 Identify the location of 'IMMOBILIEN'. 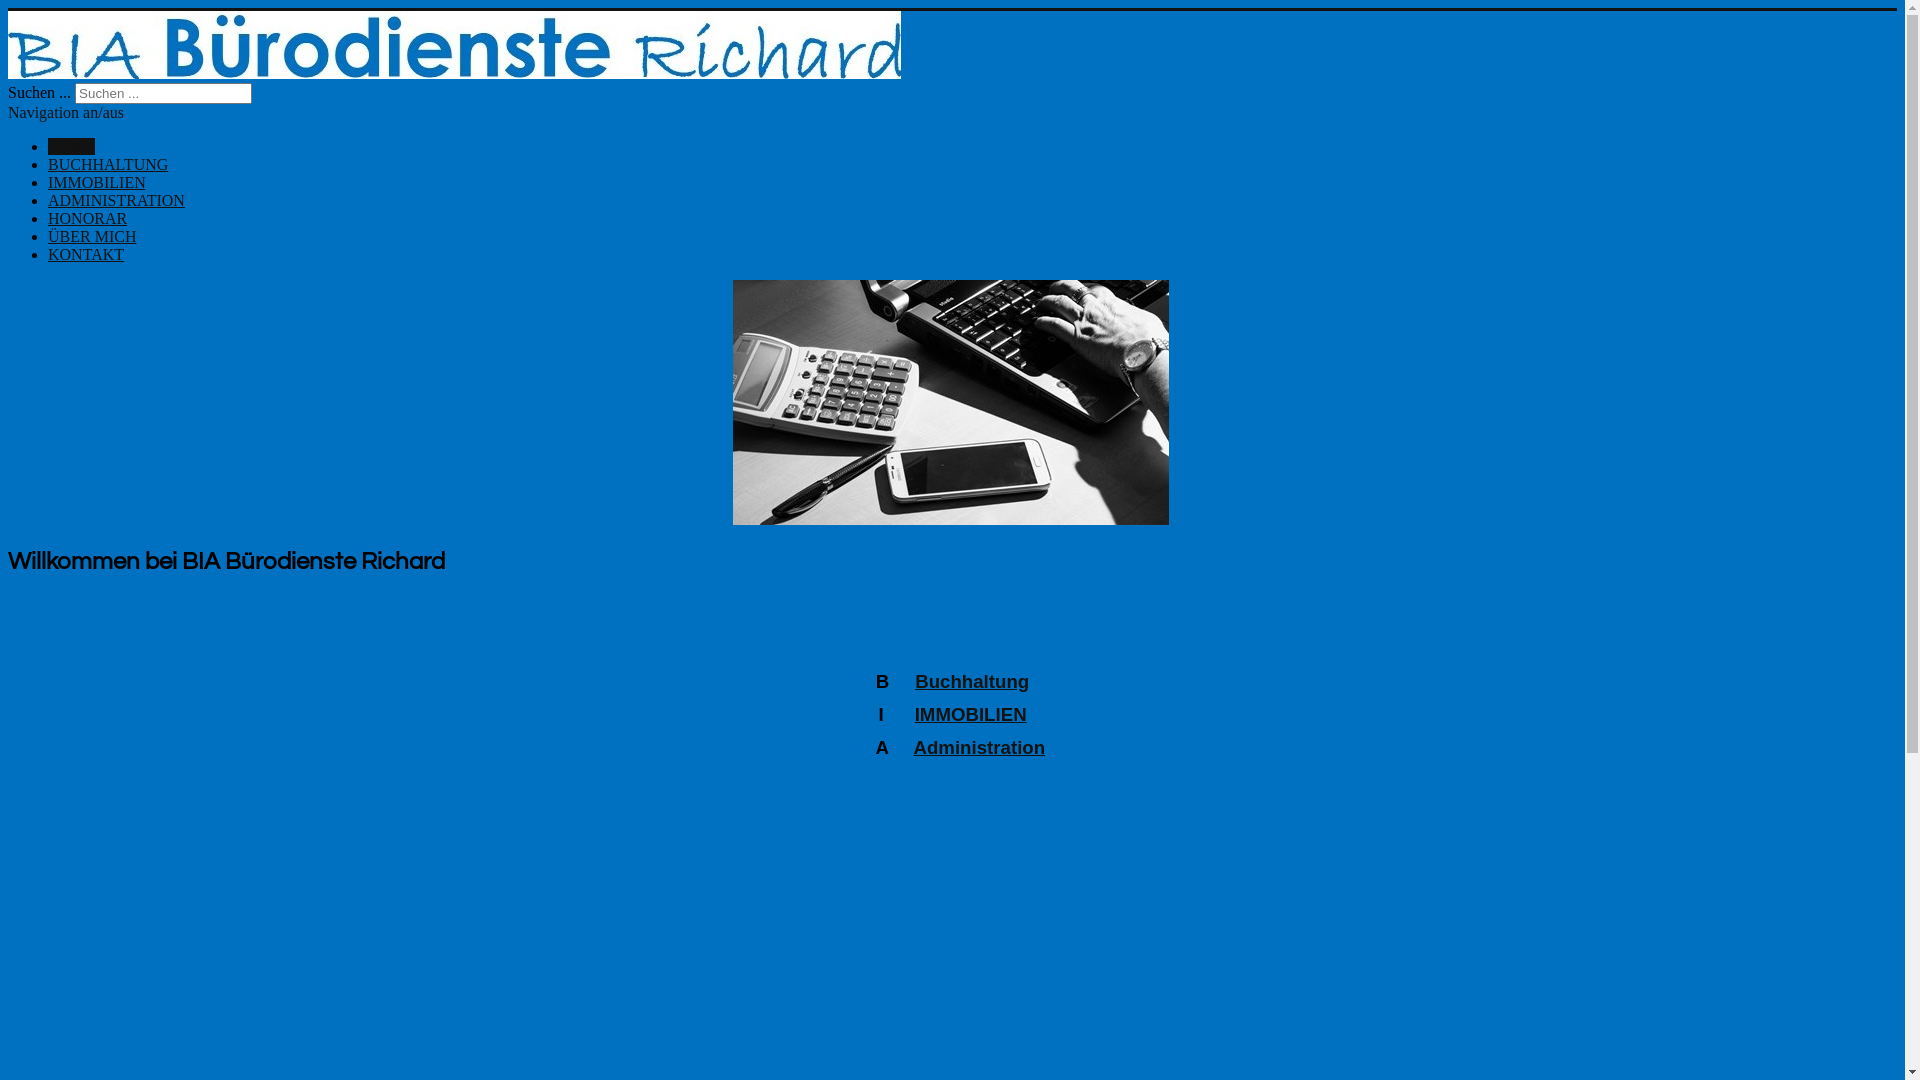
(970, 713).